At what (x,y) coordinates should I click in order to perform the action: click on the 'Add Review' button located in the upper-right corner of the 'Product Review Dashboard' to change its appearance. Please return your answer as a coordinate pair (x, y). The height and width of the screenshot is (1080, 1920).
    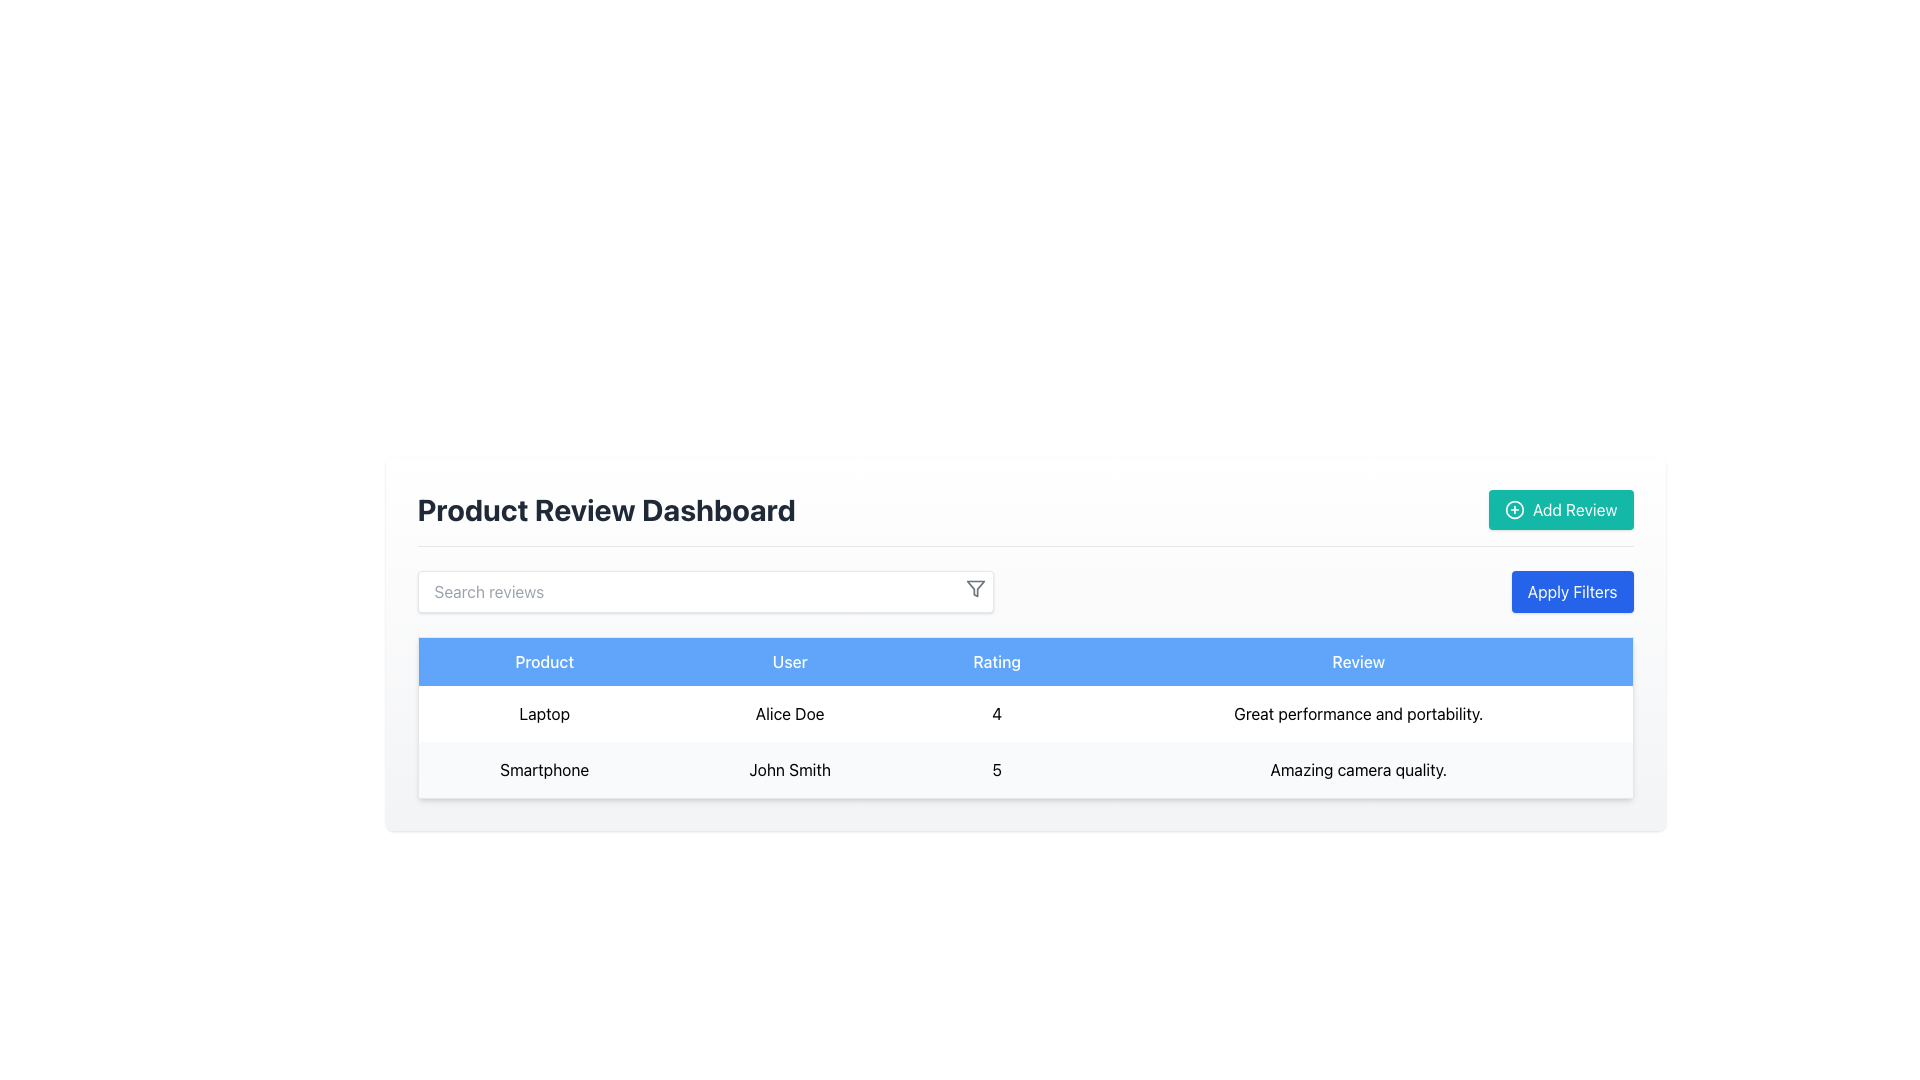
    Looking at the image, I should click on (1560, 508).